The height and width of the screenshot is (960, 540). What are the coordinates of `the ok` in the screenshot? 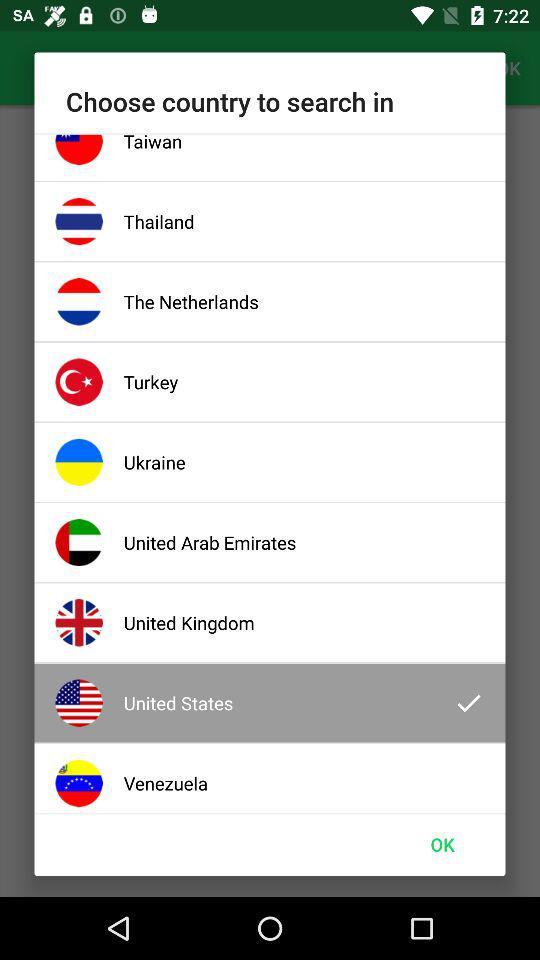 It's located at (442, 843).